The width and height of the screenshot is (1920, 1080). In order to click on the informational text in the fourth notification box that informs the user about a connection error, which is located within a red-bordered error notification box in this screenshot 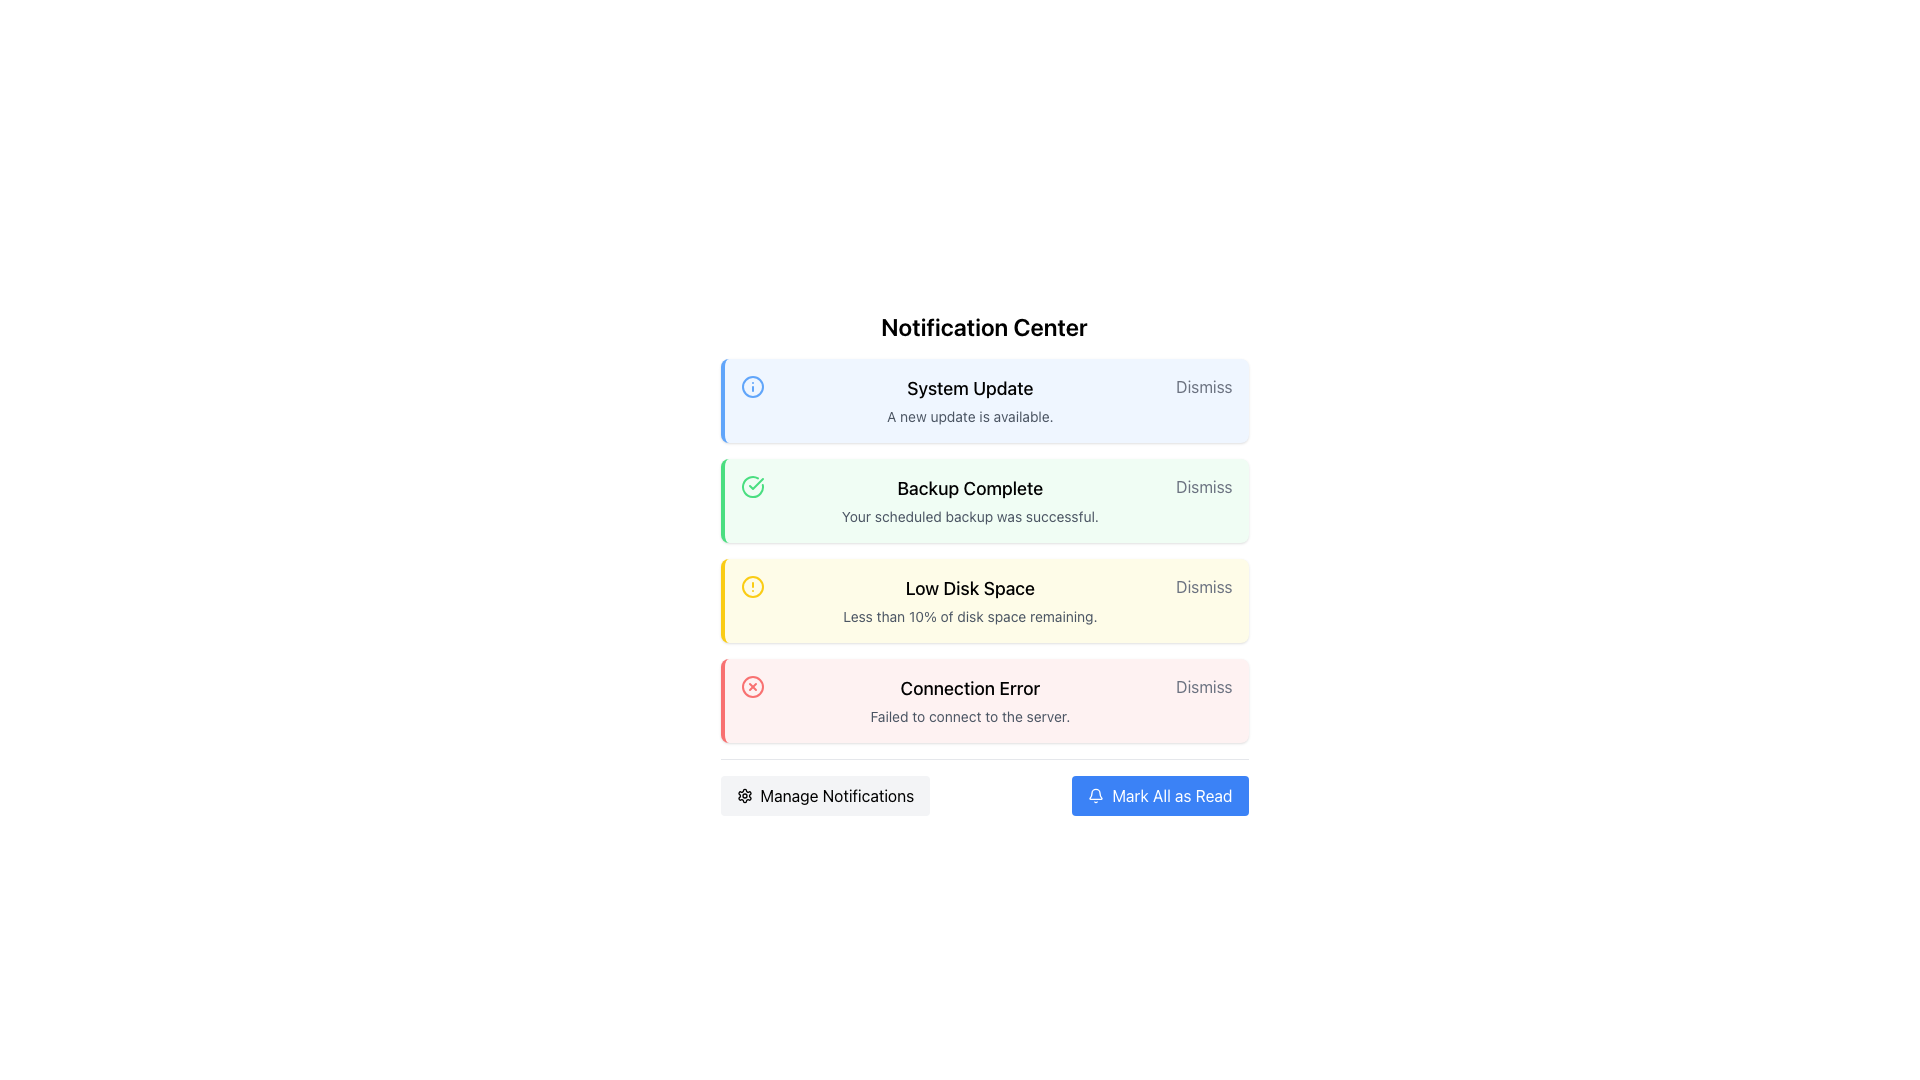, I will do `click(970, 700)`.